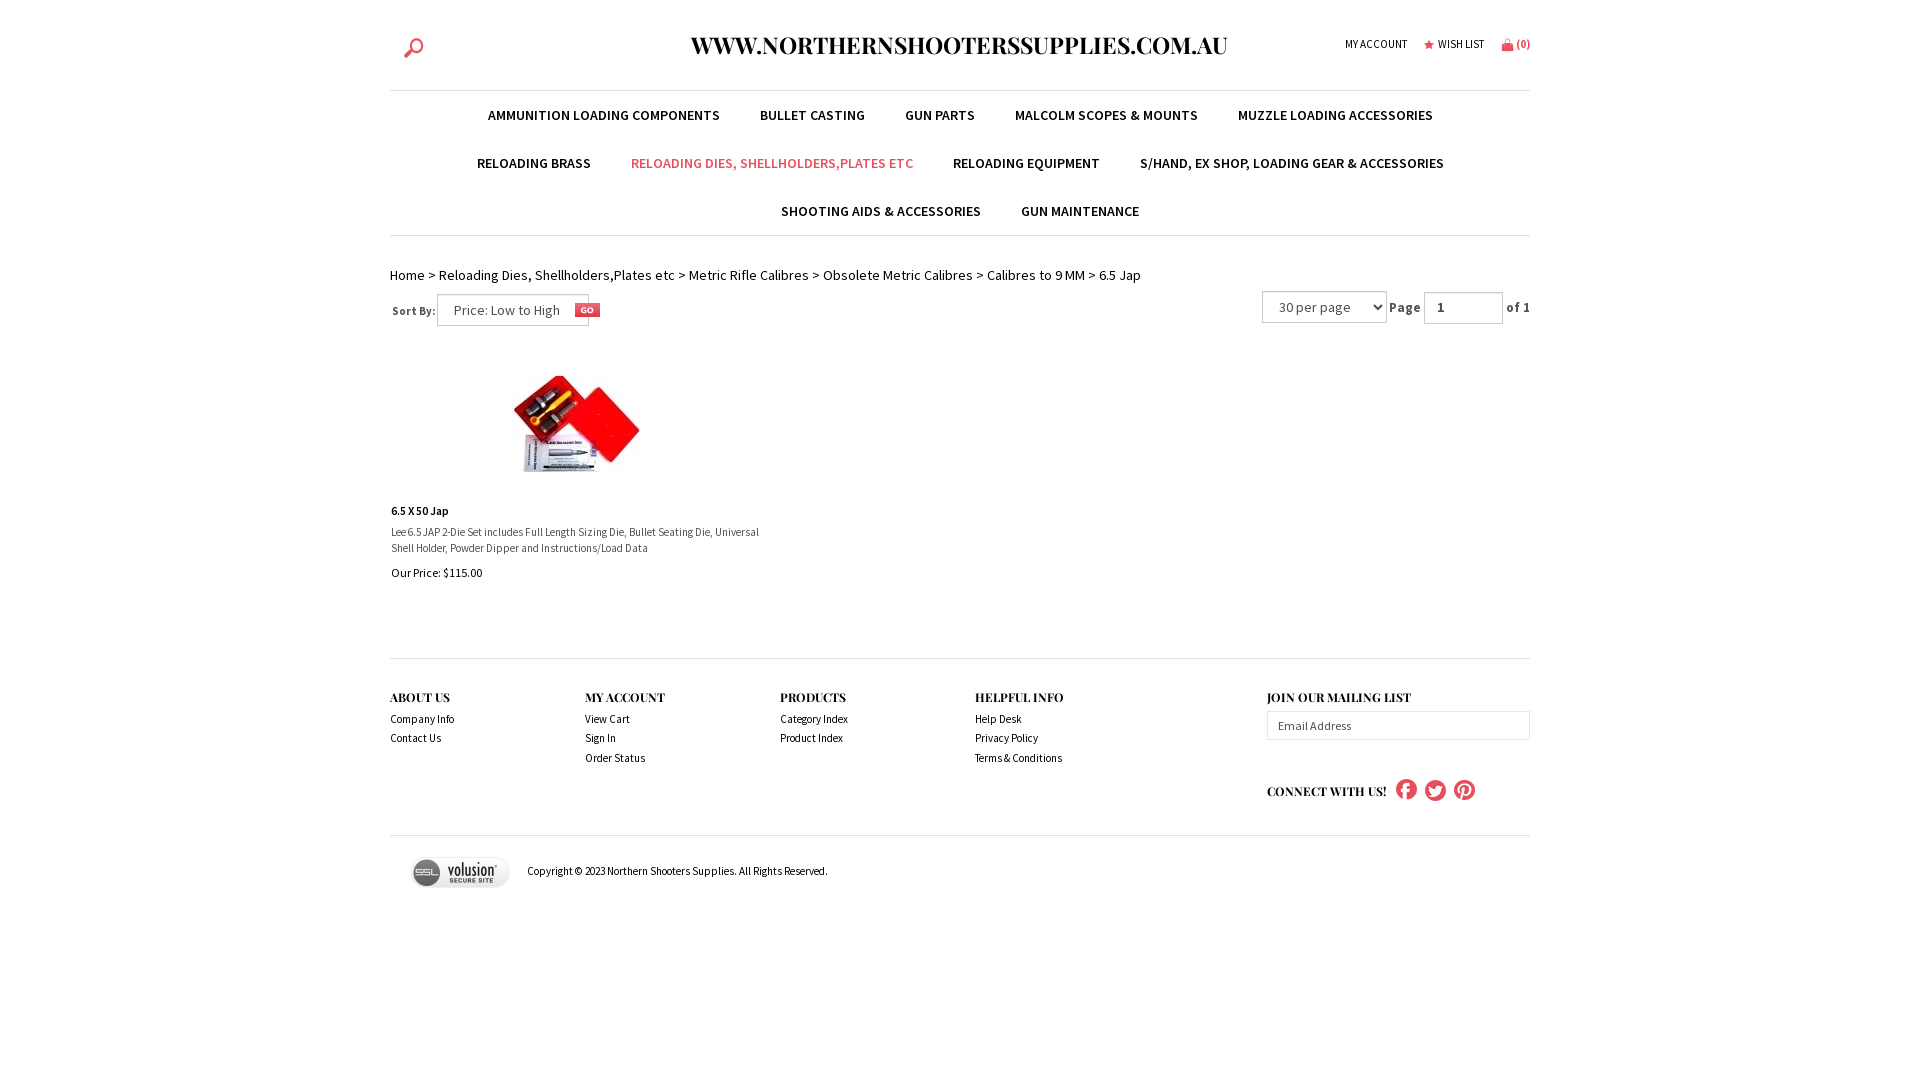  What do you see at coordinates (1291, 161) in the screenshot?
I see `'S/HAND, EX SHOP, LOADING GEAR & ACCESSORIES'` at bounding box center [1291, 161].